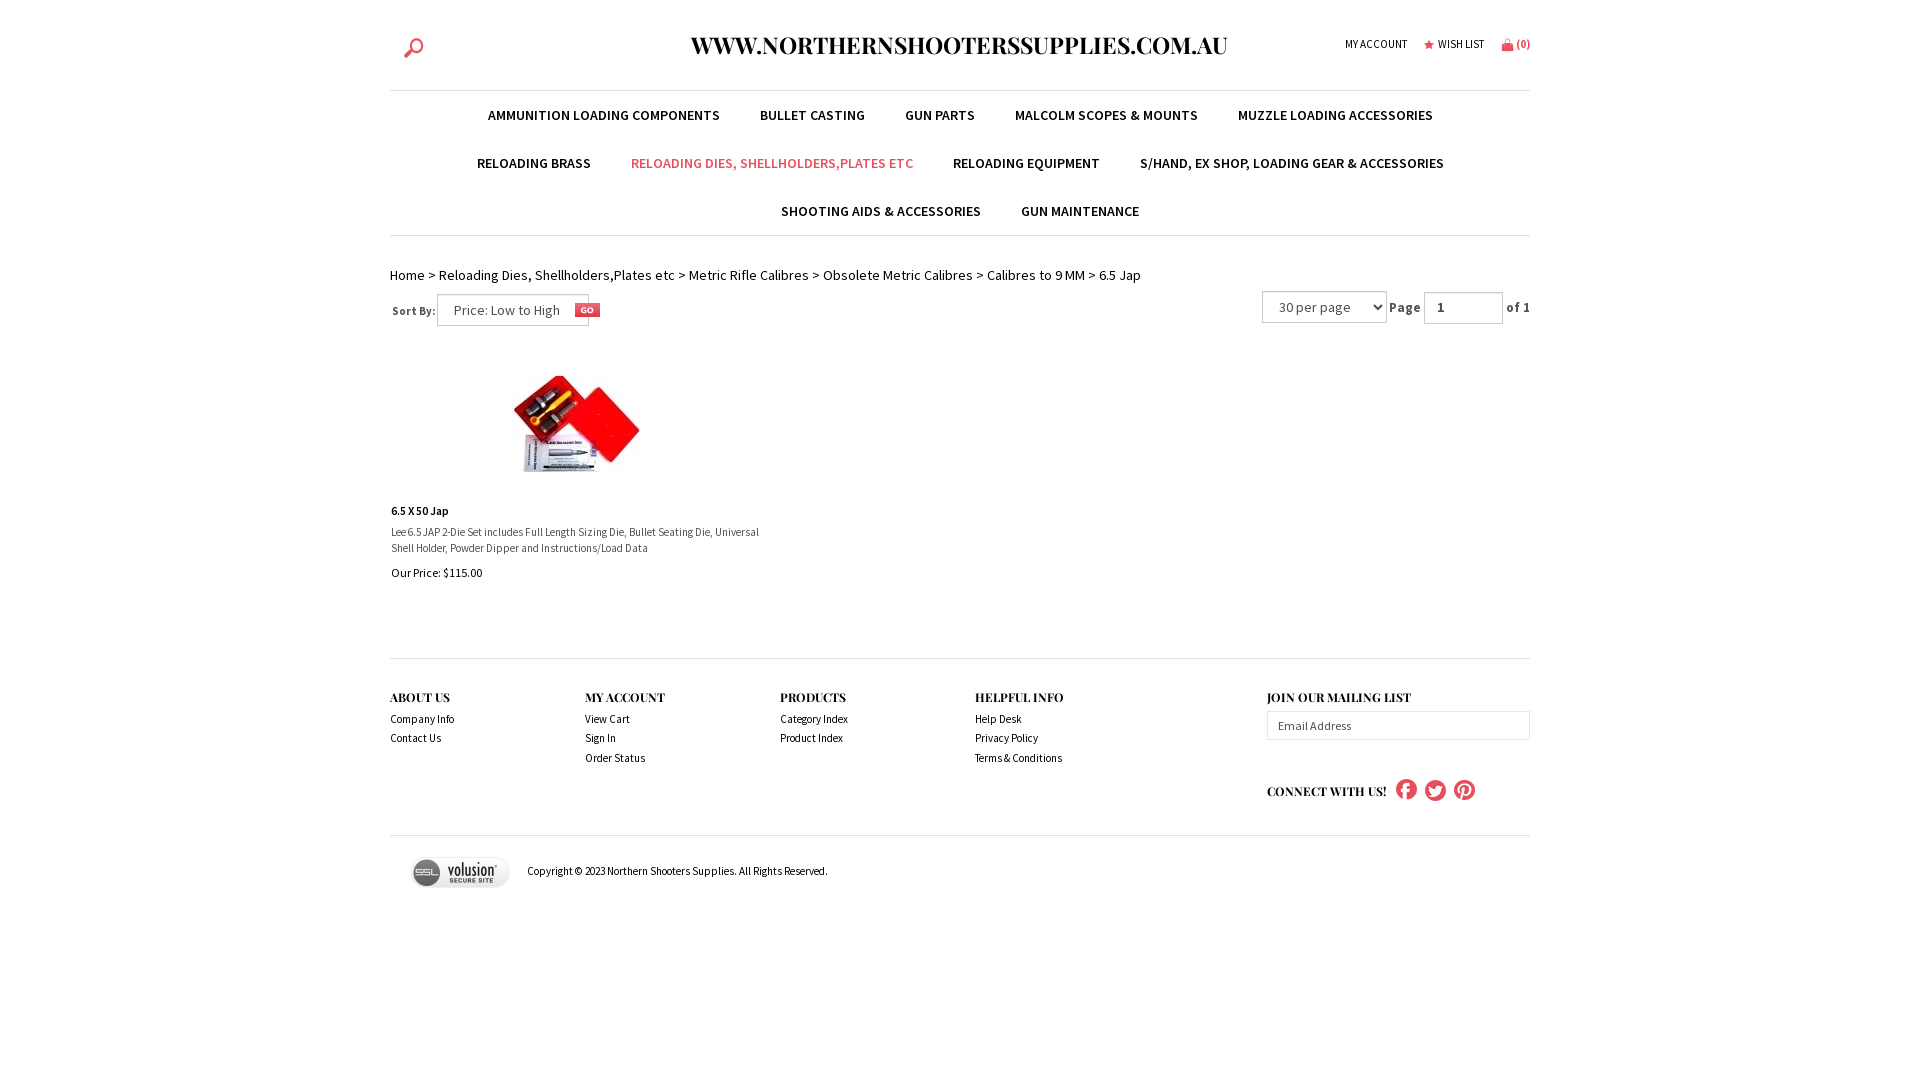  What do you see at coordinates (1291, 161) in the screenshot?
I see `'S/HAND, EX SHOP, LOADING GEAR & ACCESSORIES'` at bounding box center [1291, 161].